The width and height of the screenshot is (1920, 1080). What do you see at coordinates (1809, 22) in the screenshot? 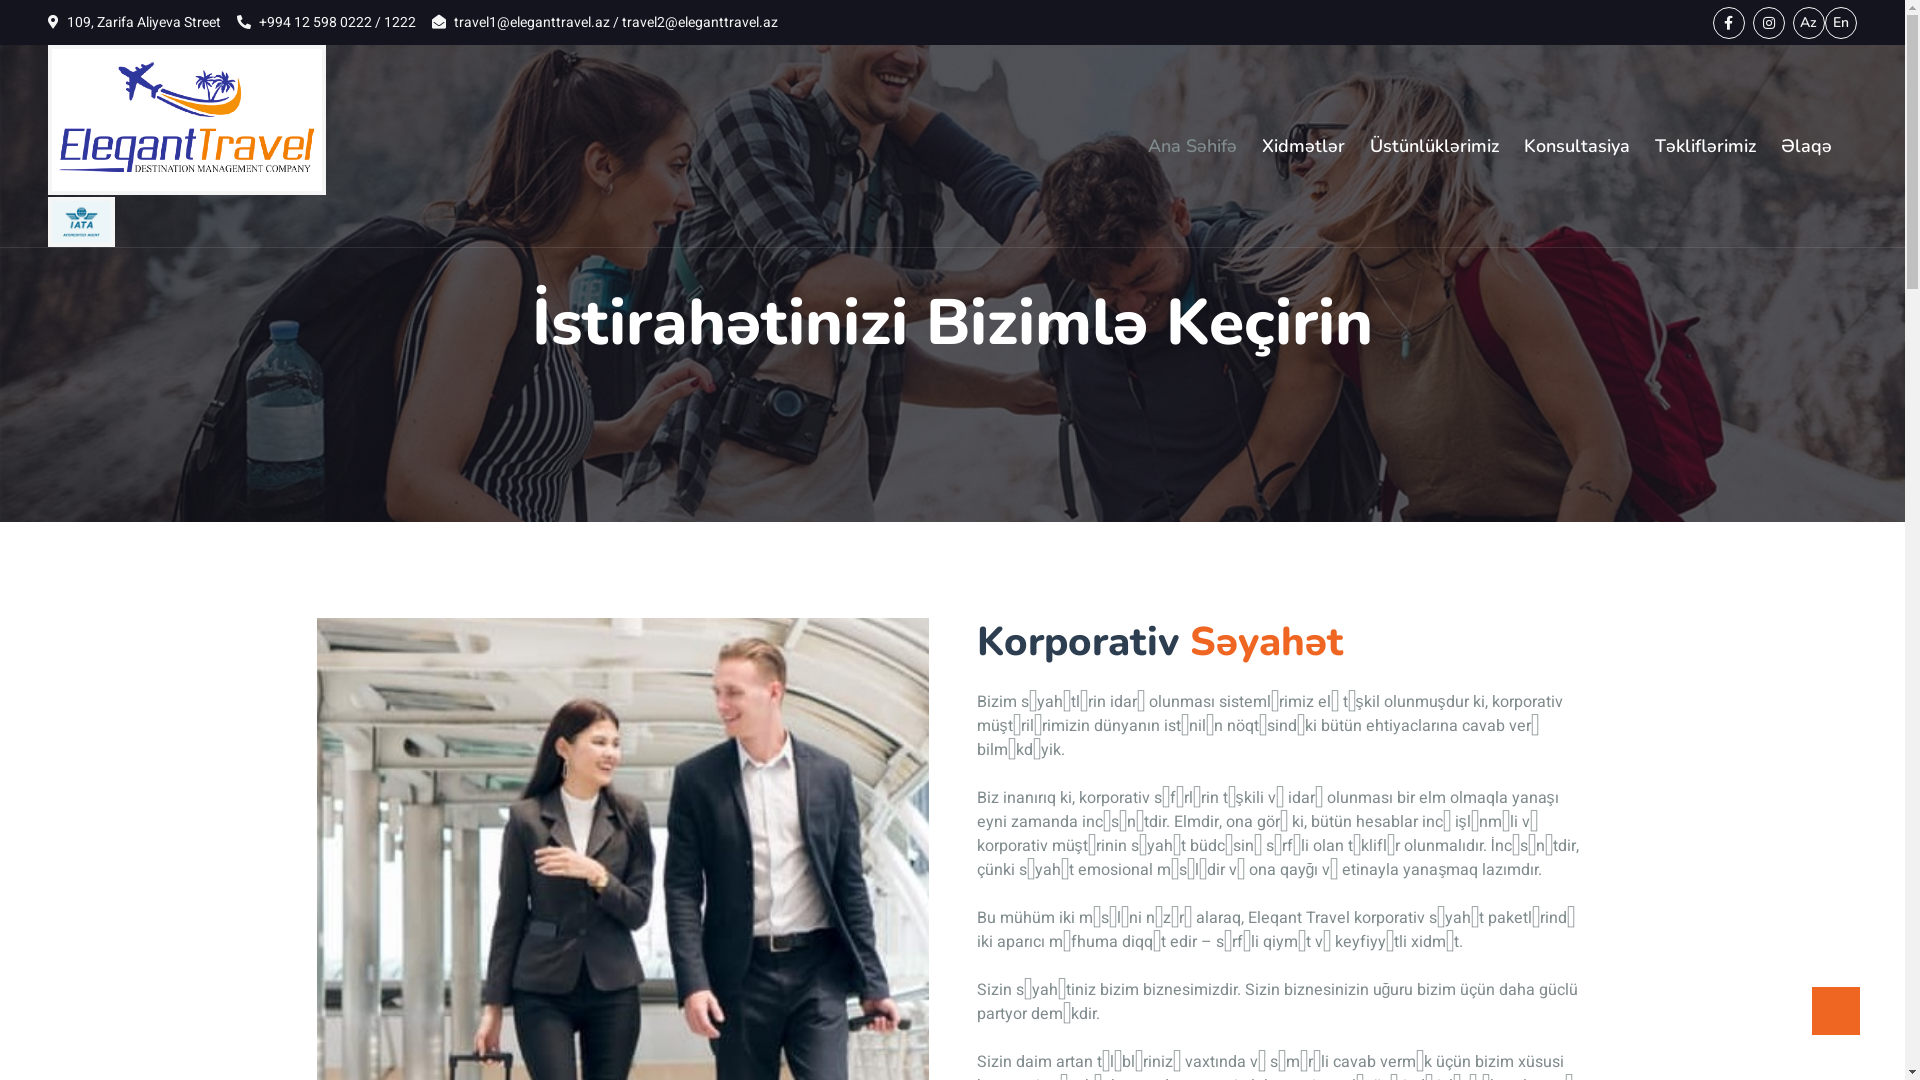
I see `'Az'` at bounding box center [1809, 22].